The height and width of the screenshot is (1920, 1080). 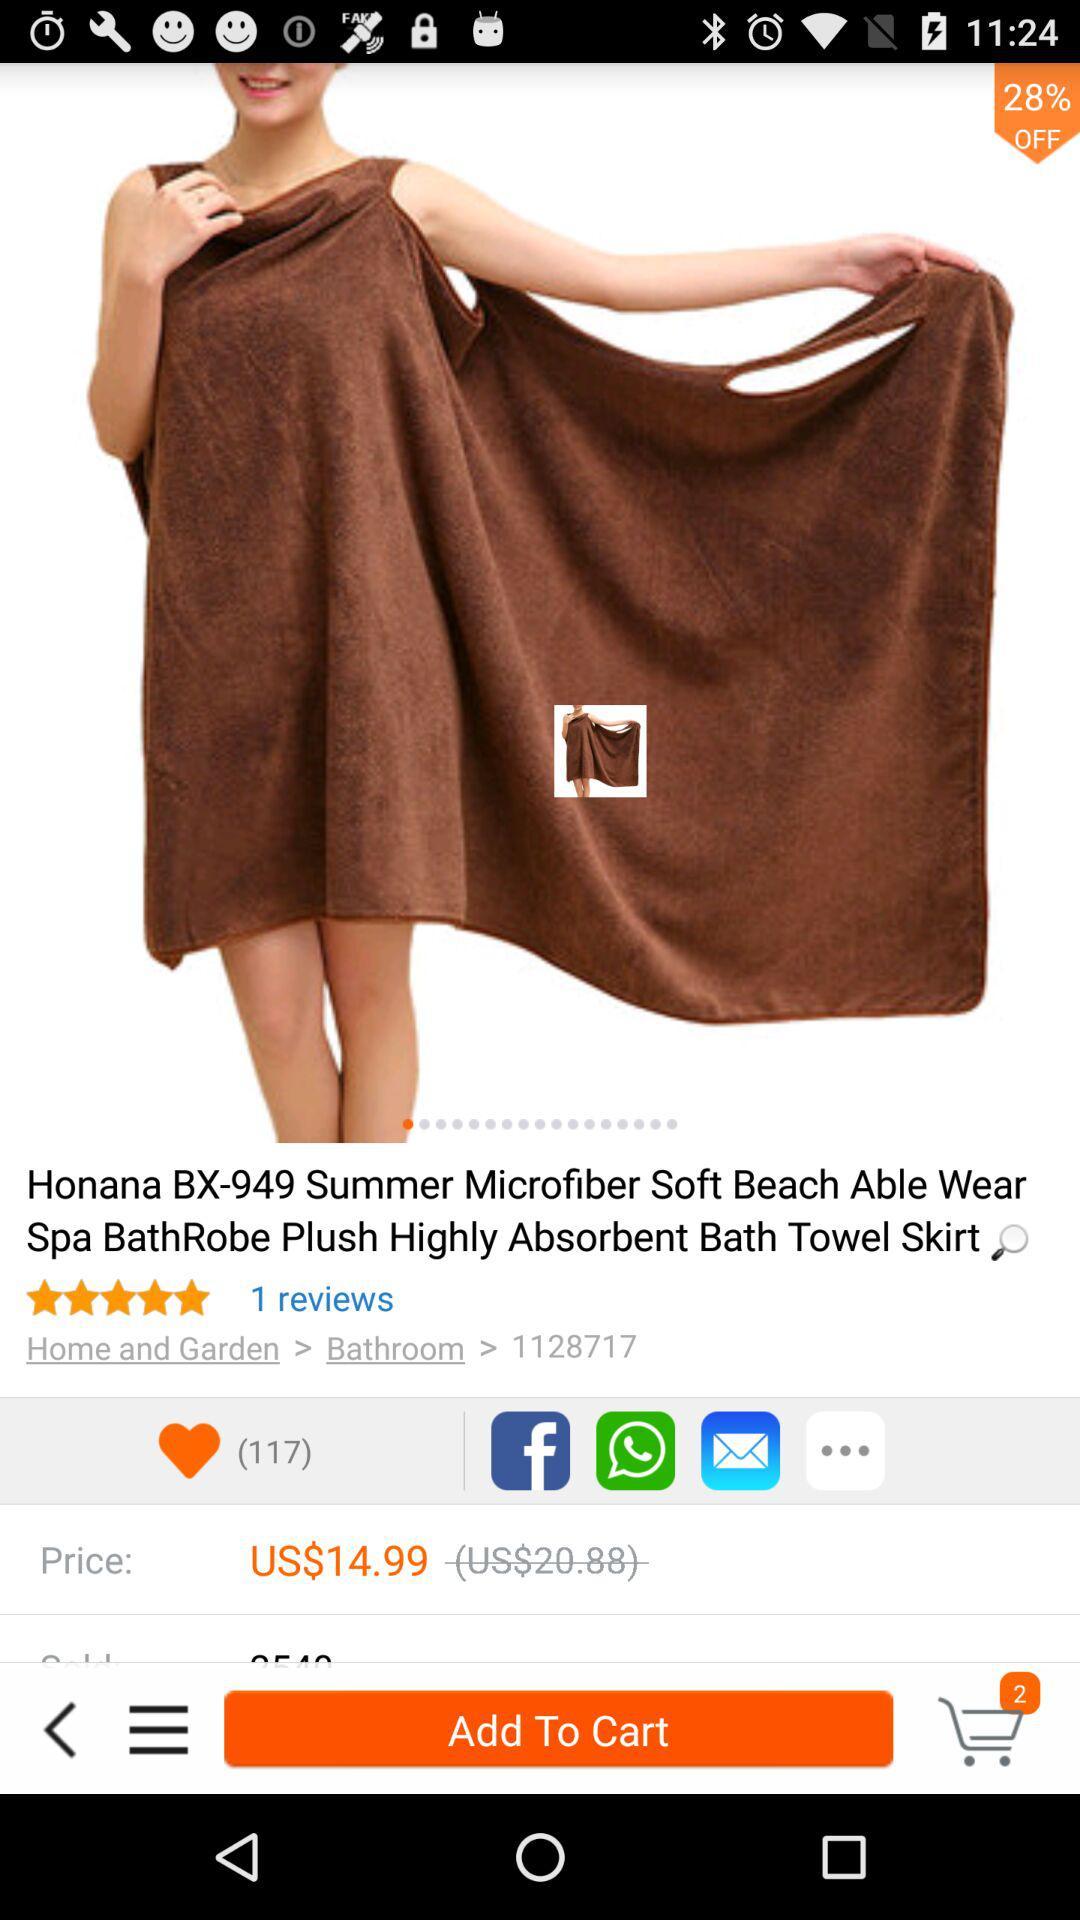 What do you see at coordinates (407, 1124) in the screenshot?
I see `this image` at bounding box center [407, 1124].